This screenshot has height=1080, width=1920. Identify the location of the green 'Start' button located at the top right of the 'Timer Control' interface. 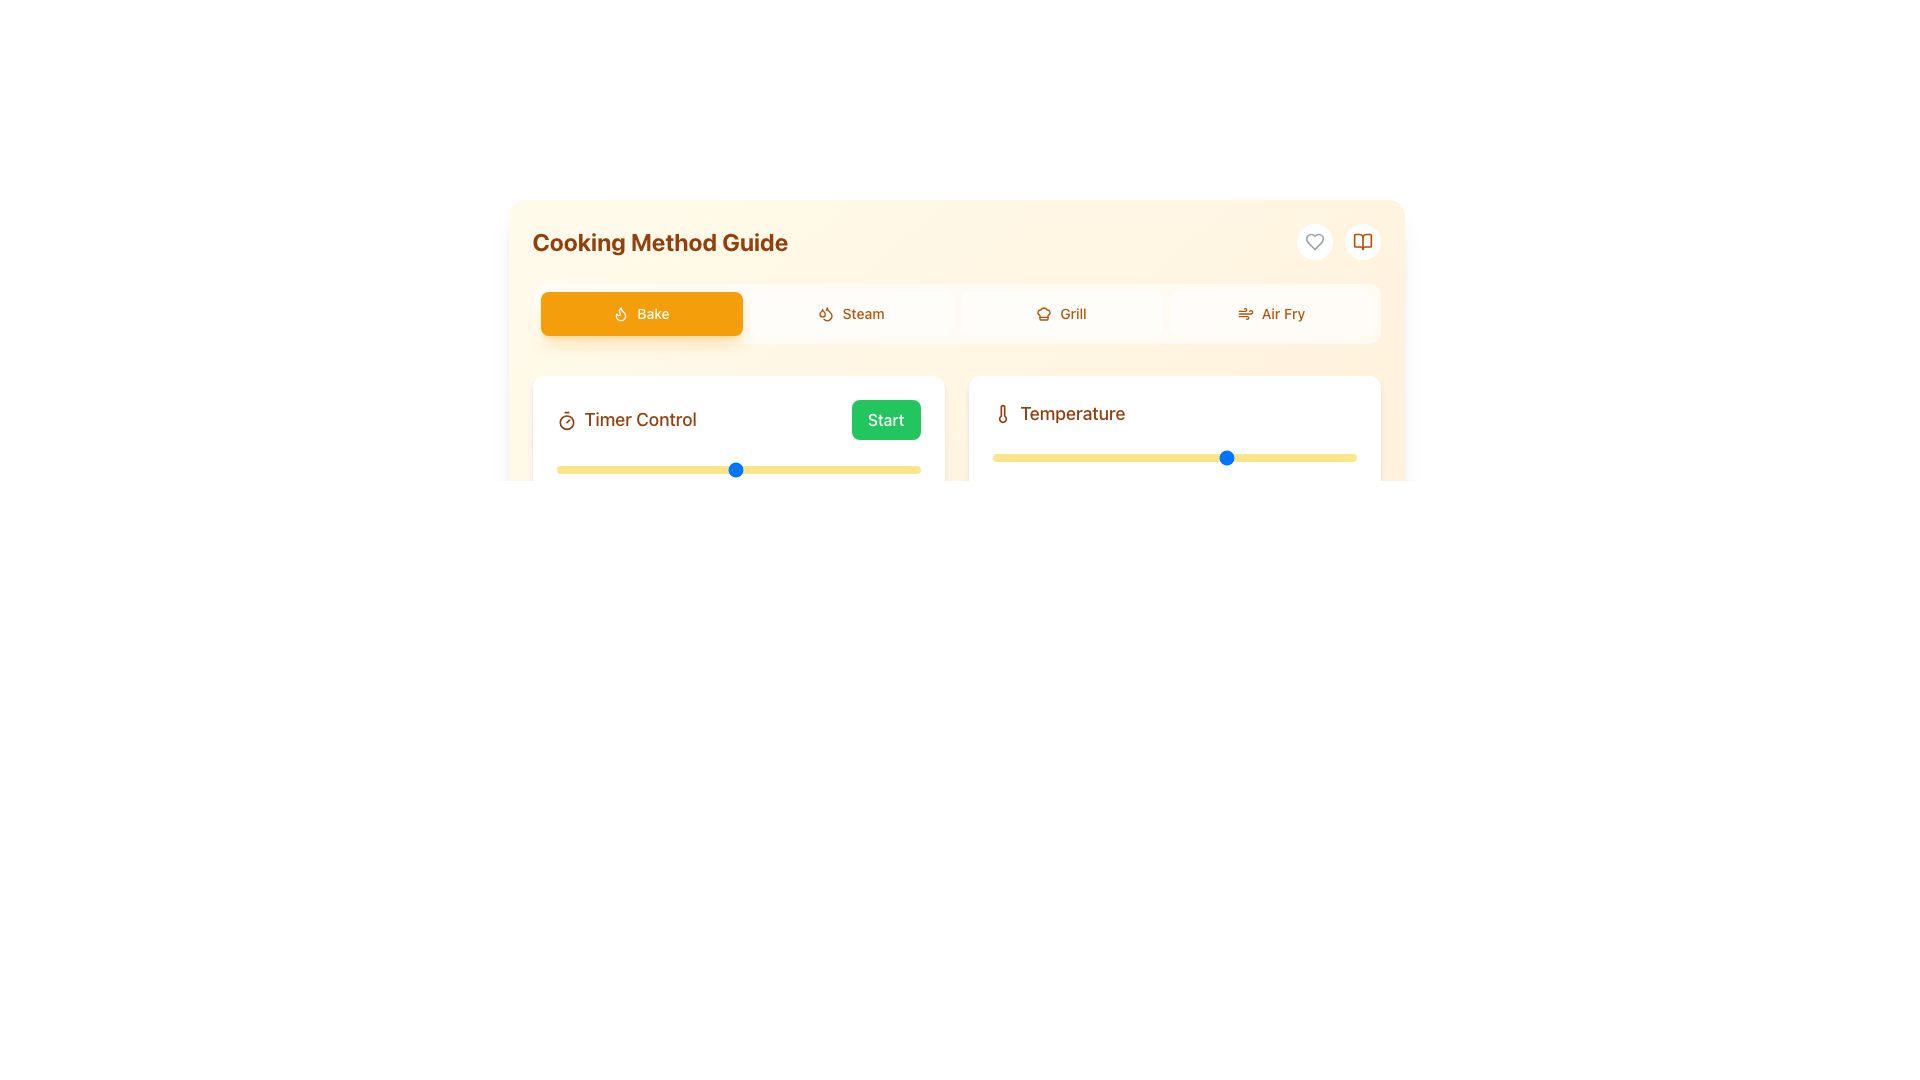
(737, 463).